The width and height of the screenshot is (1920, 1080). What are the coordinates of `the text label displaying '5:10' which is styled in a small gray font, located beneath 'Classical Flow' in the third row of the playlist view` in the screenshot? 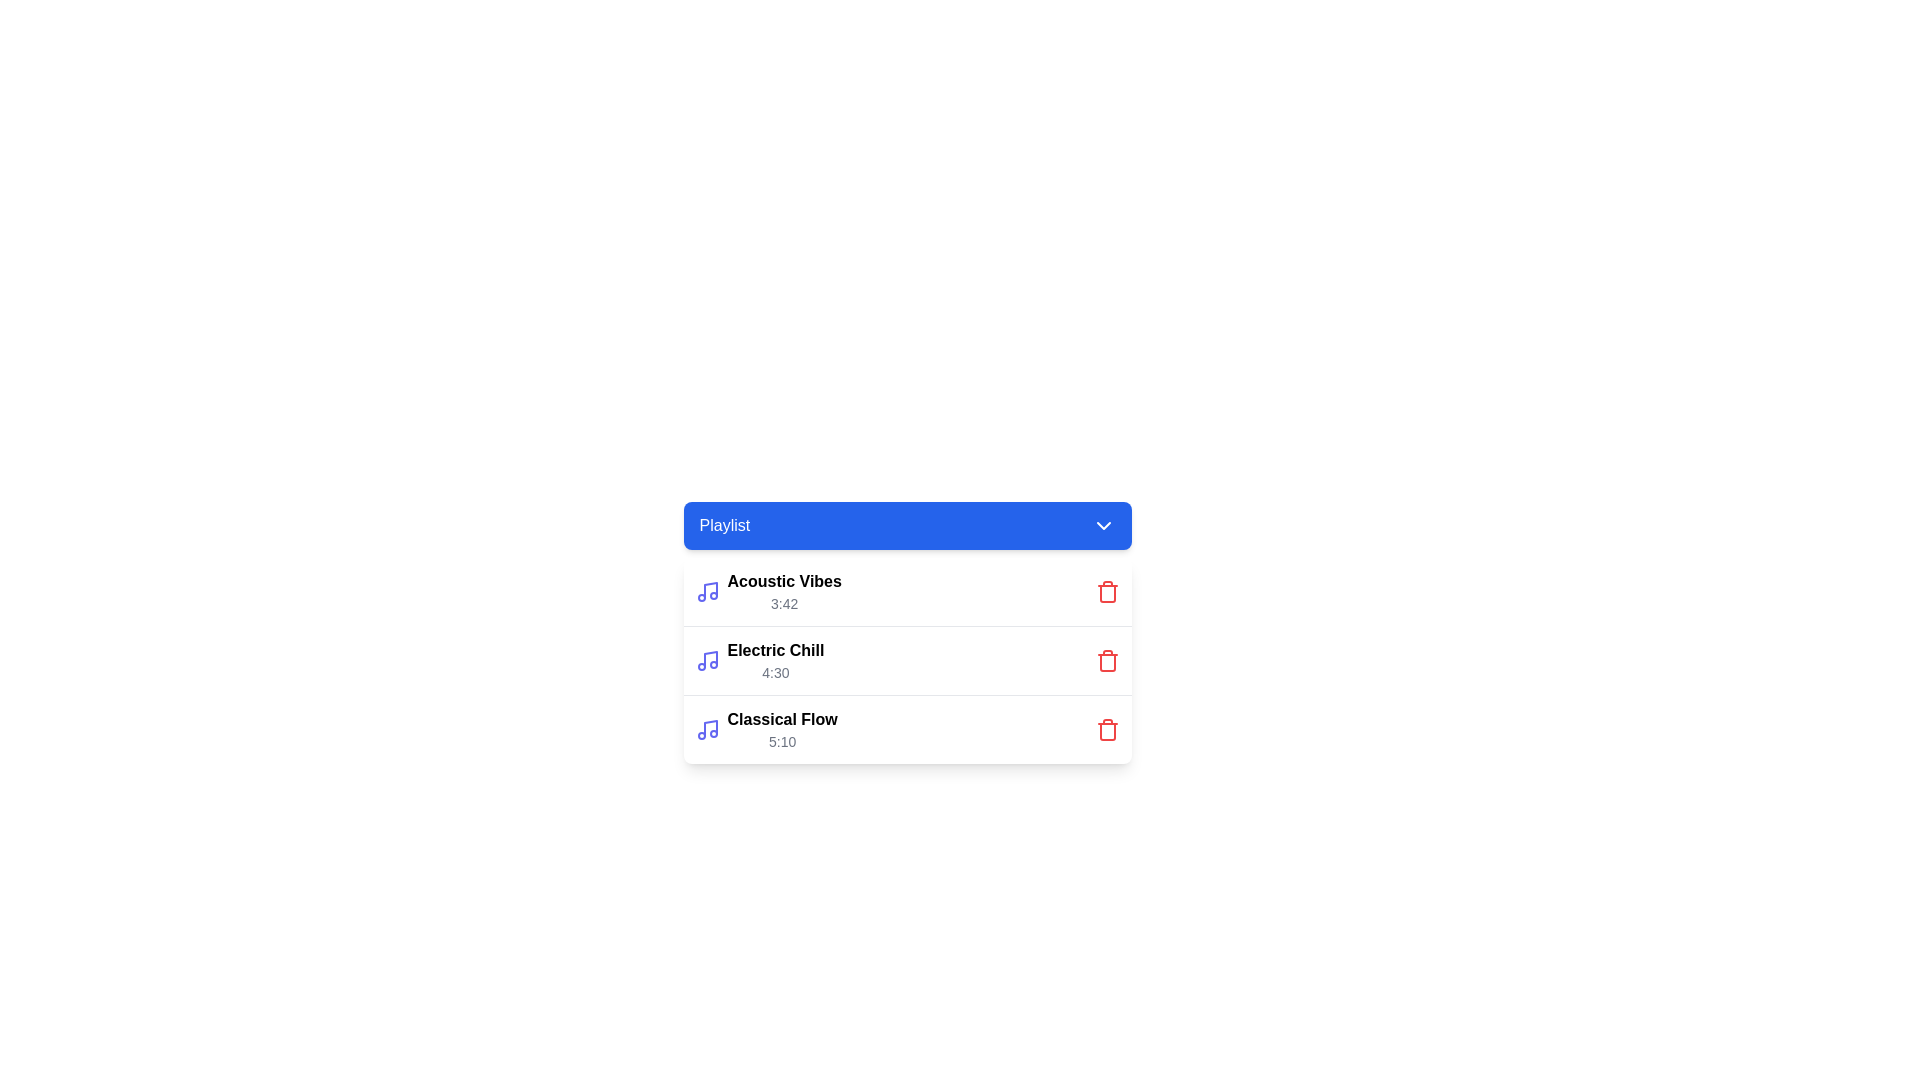 It's located at (781, 741).